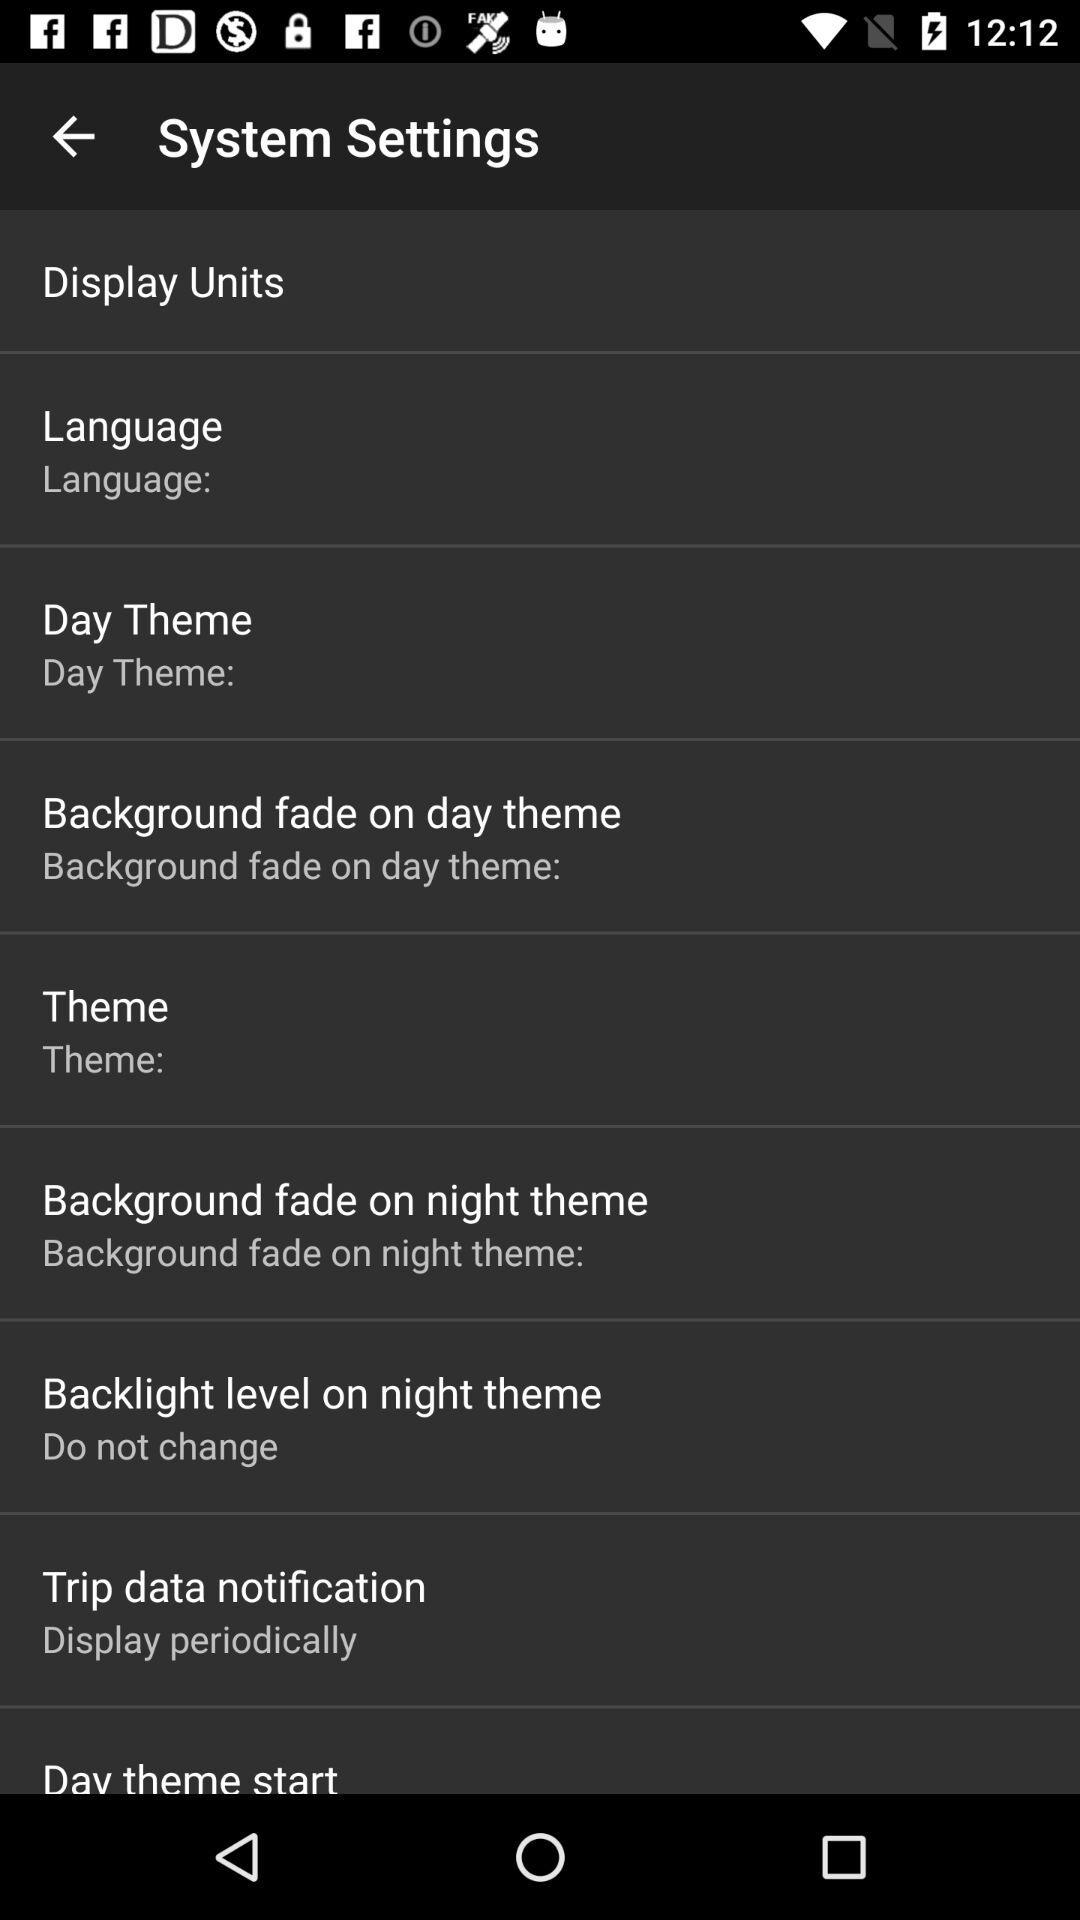  What do you see at coordinates (233, 1584) in the screenshot?
I see `app below the do not change item` at bounding box center [233, 1584].